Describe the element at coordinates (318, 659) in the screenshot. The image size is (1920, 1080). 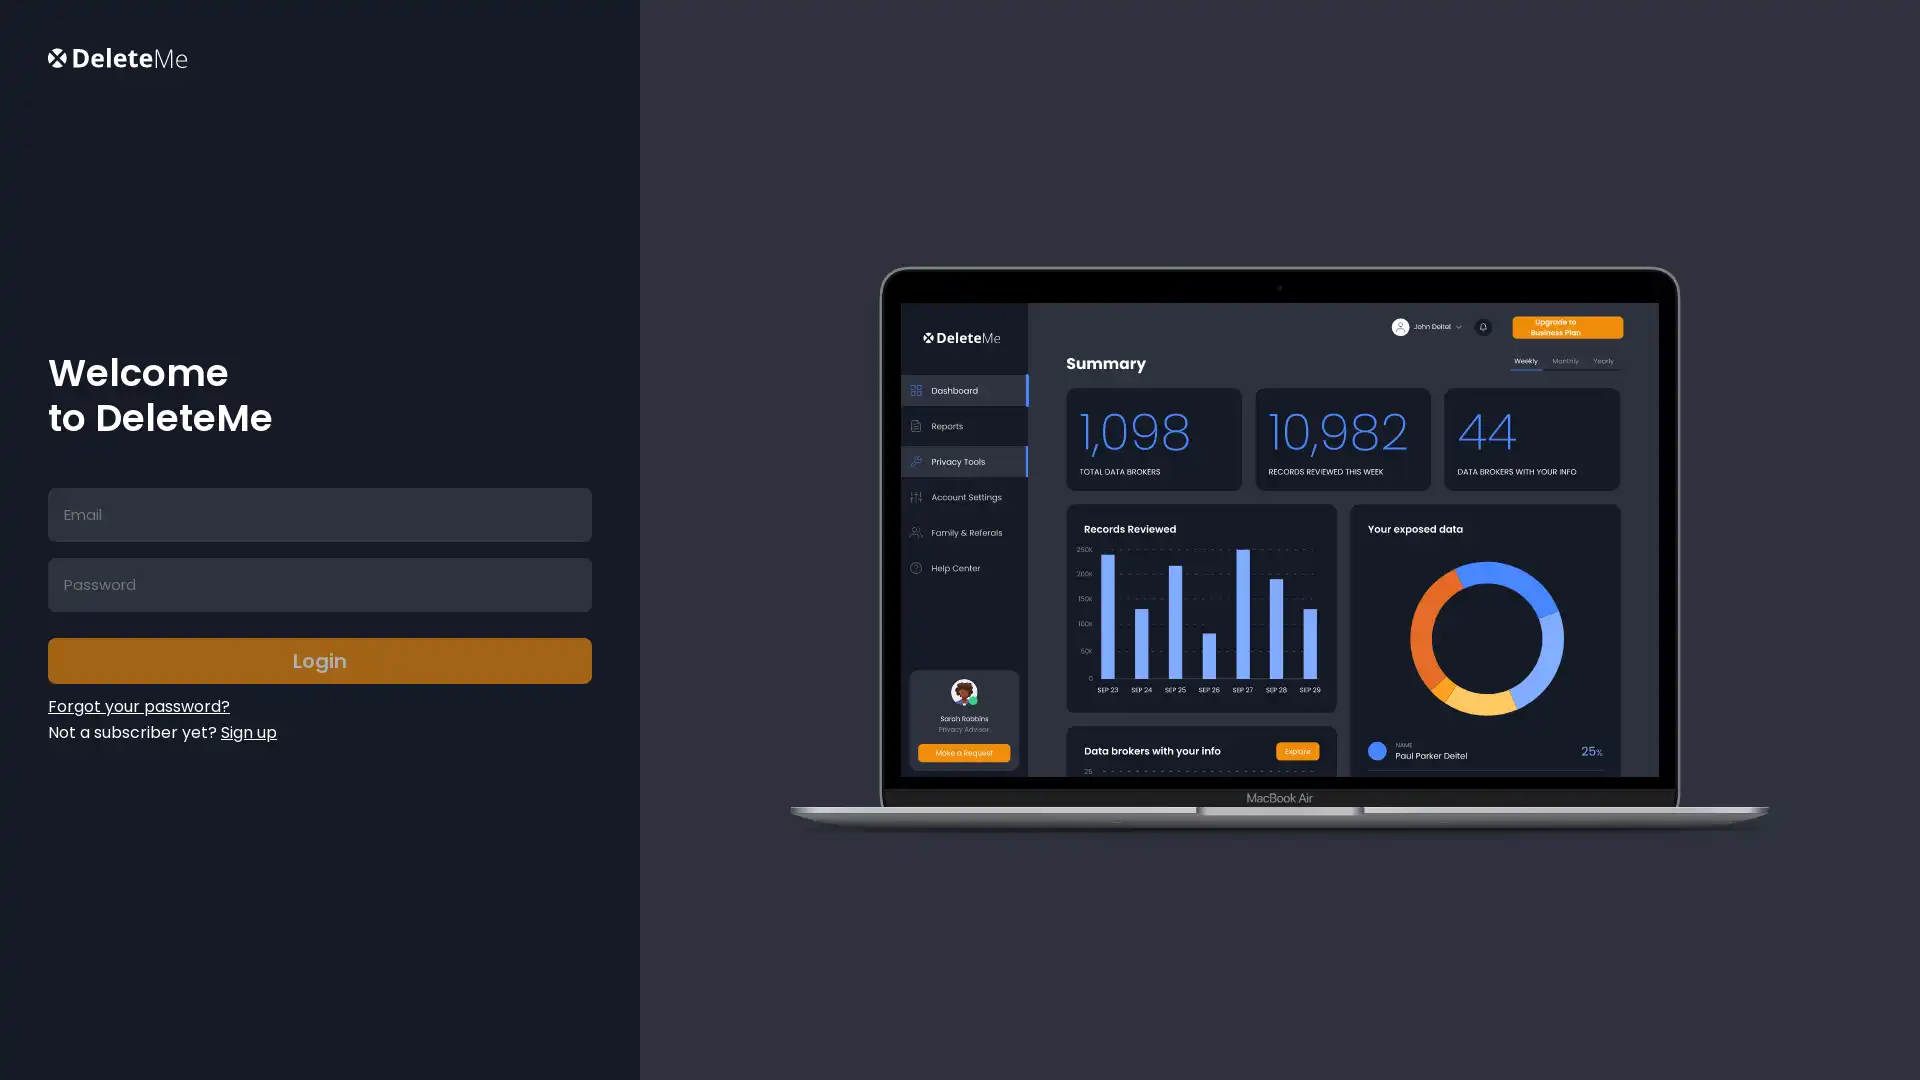
I see `Login` at that location.